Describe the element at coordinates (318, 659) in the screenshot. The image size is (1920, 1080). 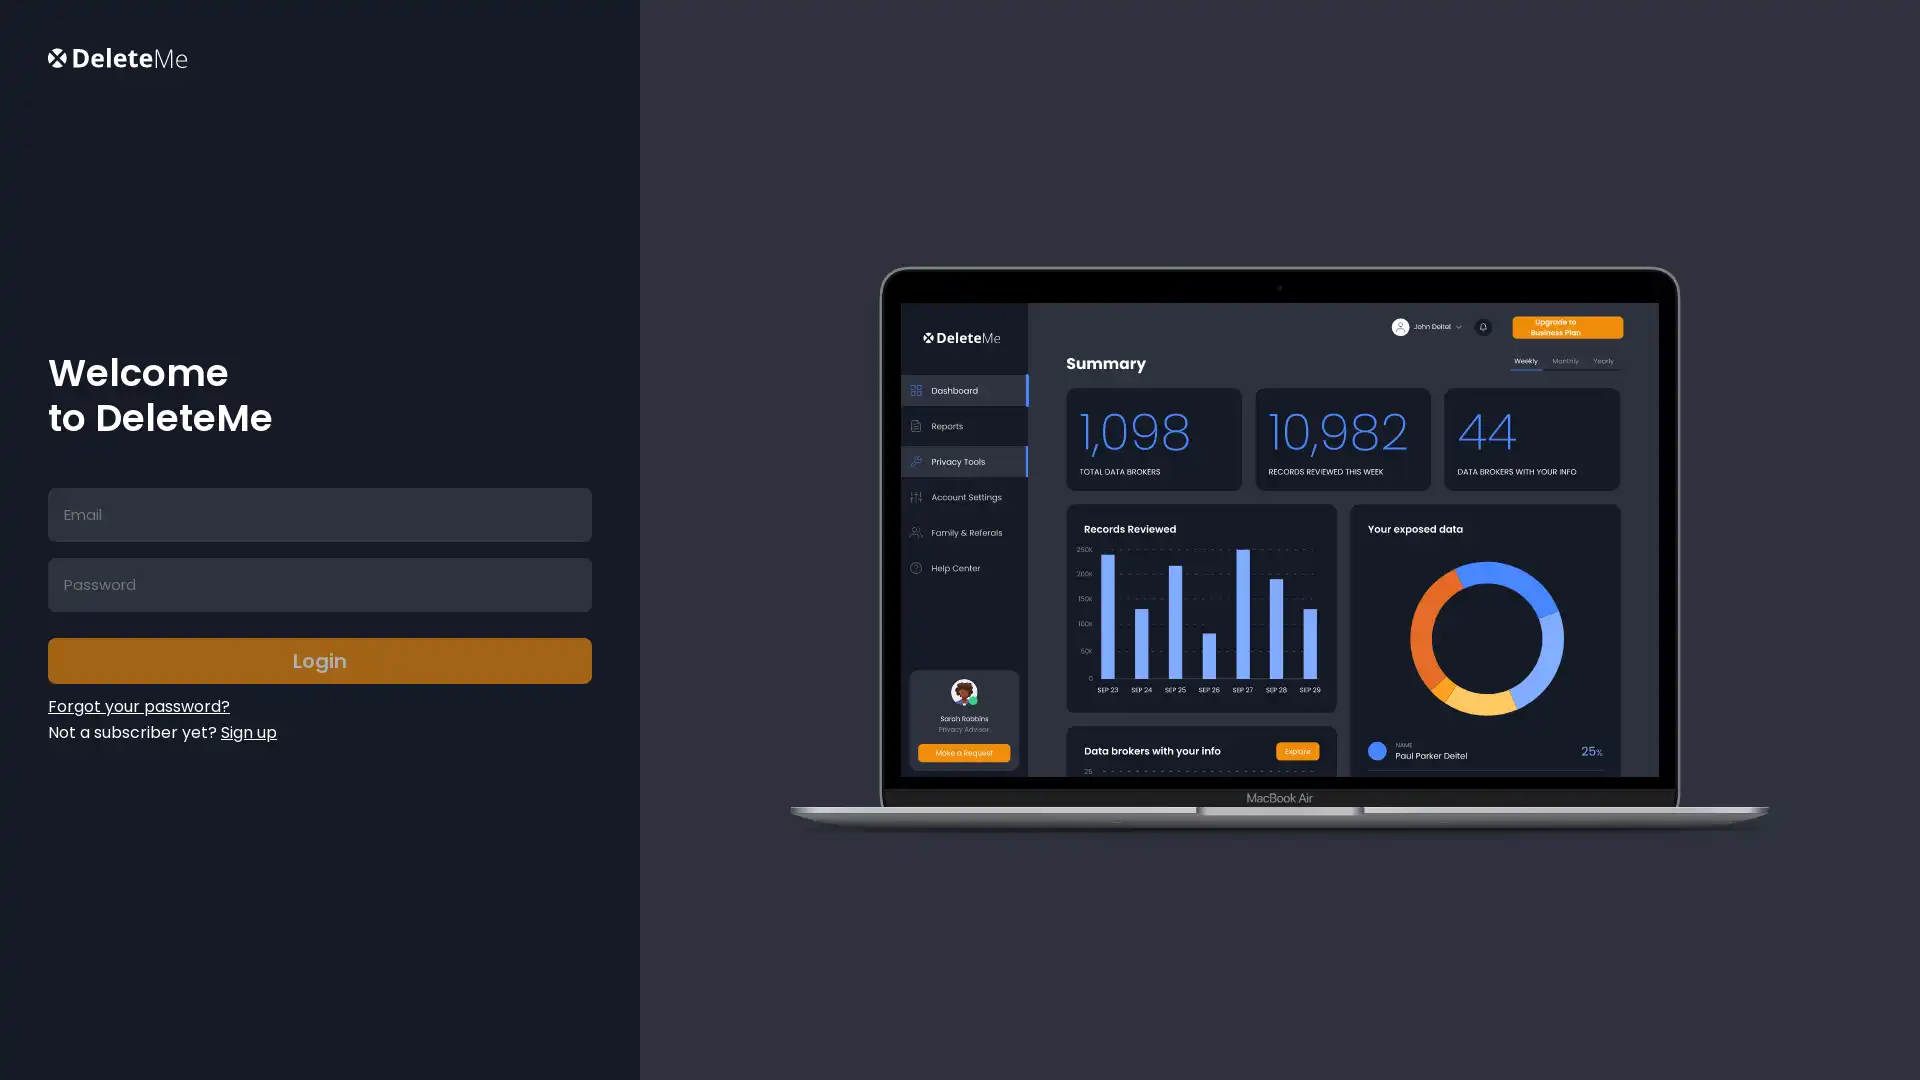
I see `Login` at that location.